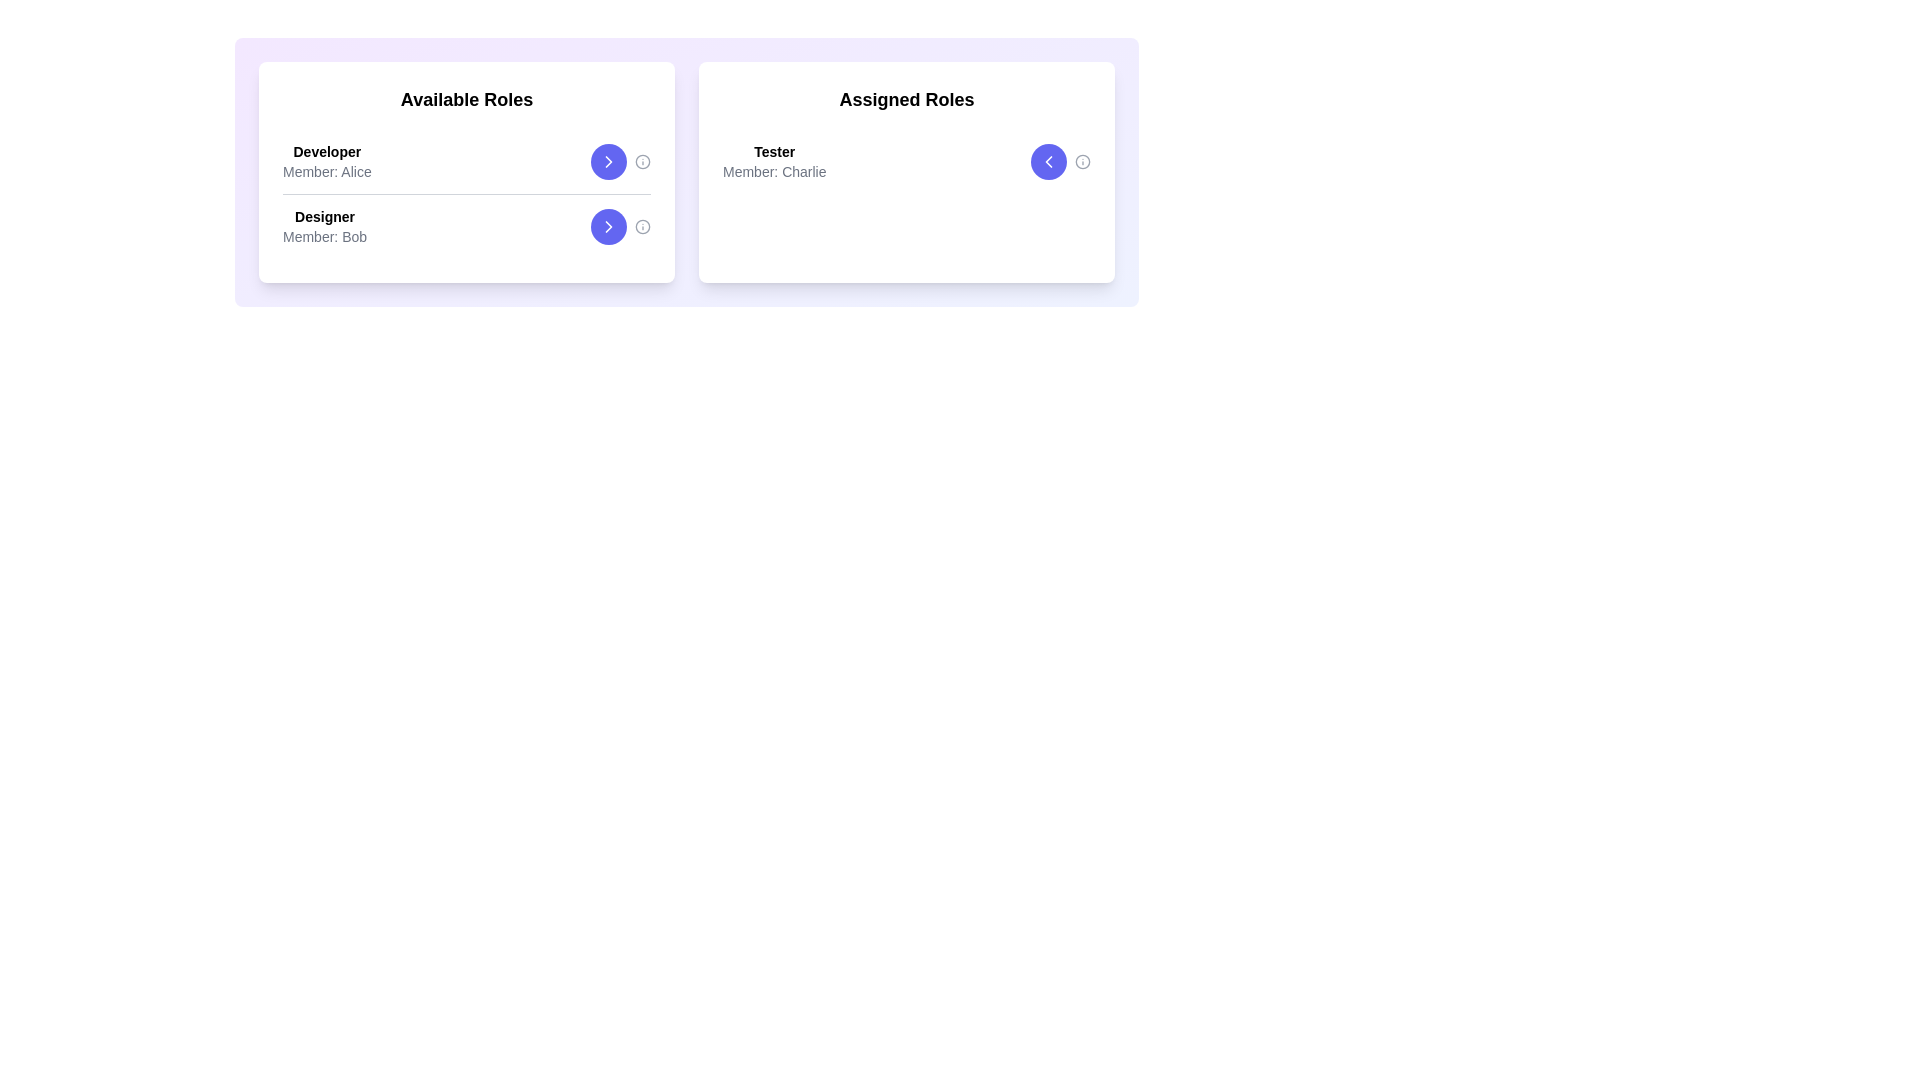 Image resolution: width=1920 pixels, height=1080 pixels. I want to click on the info icon to display additional information, so click(643, 161).